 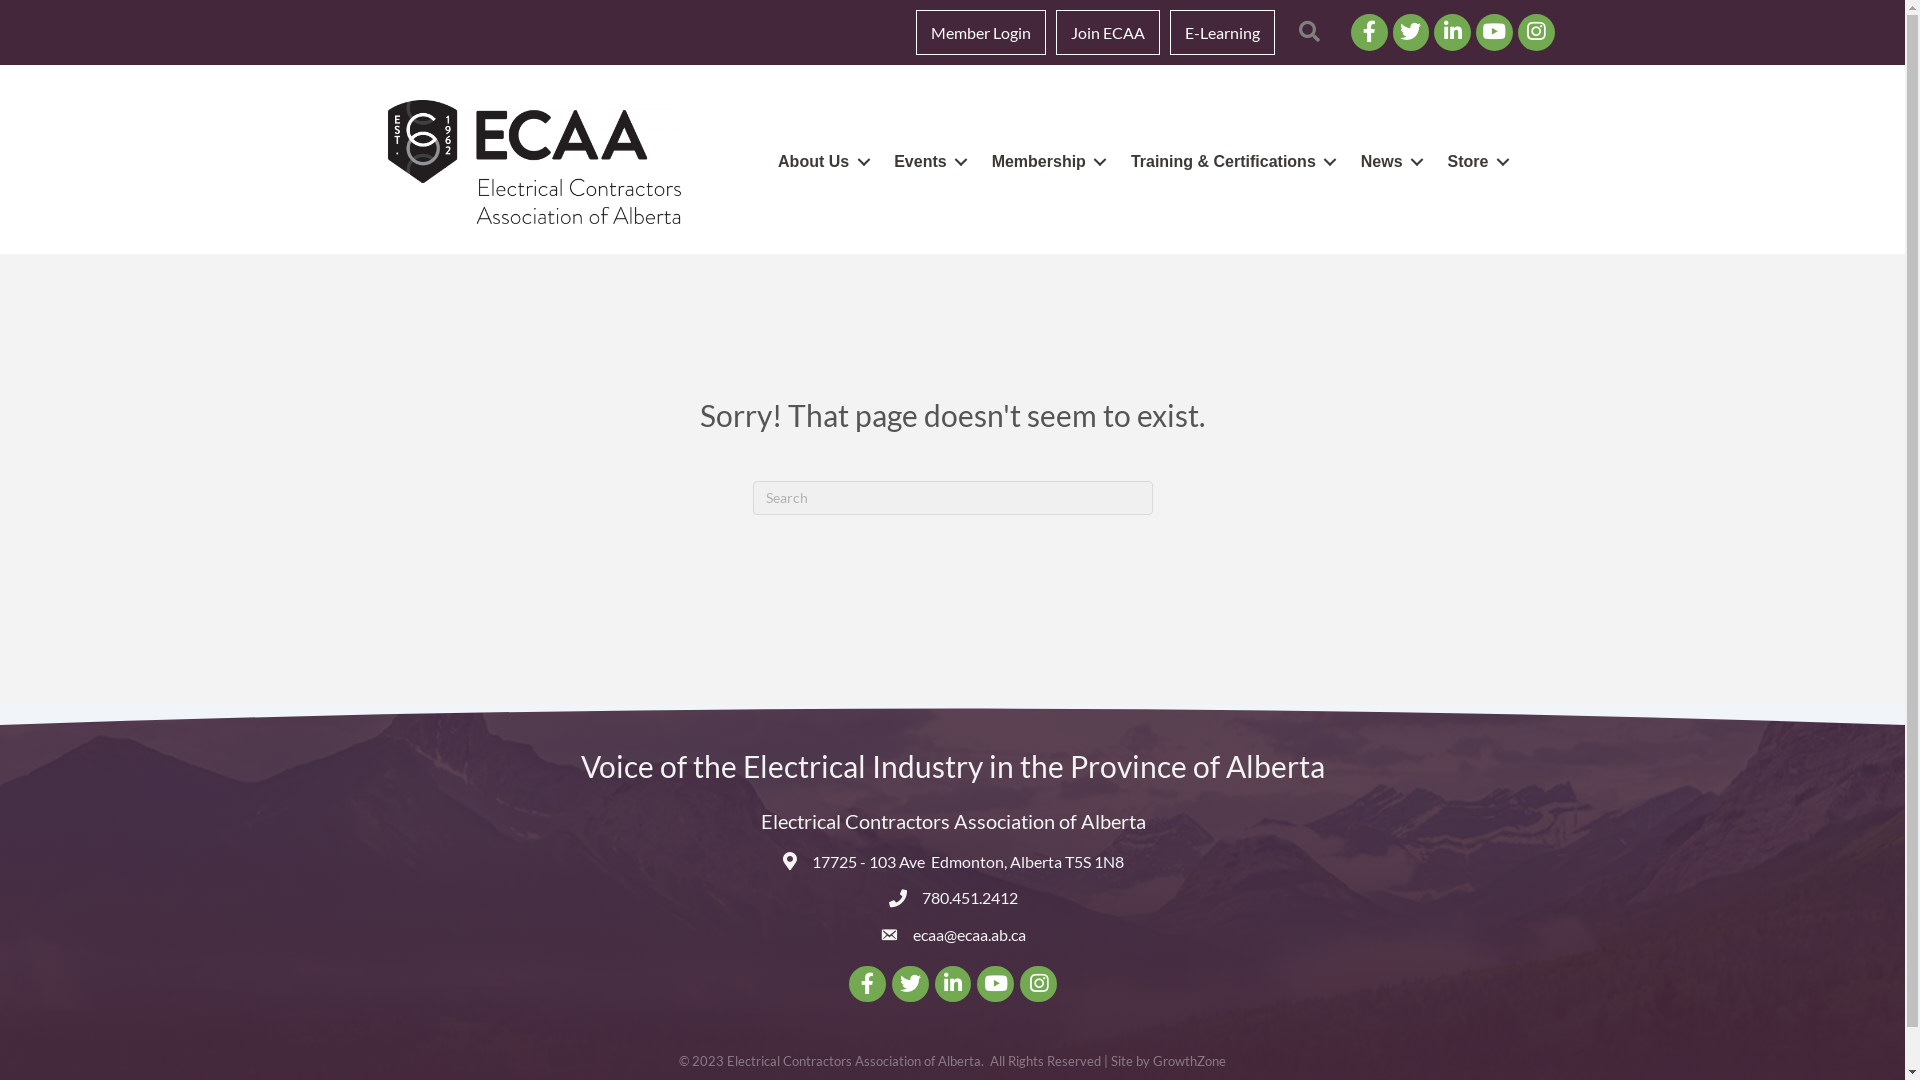 What do you see at coordinates (1189, 1059) in the screenshot?
I see `'GrowthZone'` at bounding box center [1189, 1059].